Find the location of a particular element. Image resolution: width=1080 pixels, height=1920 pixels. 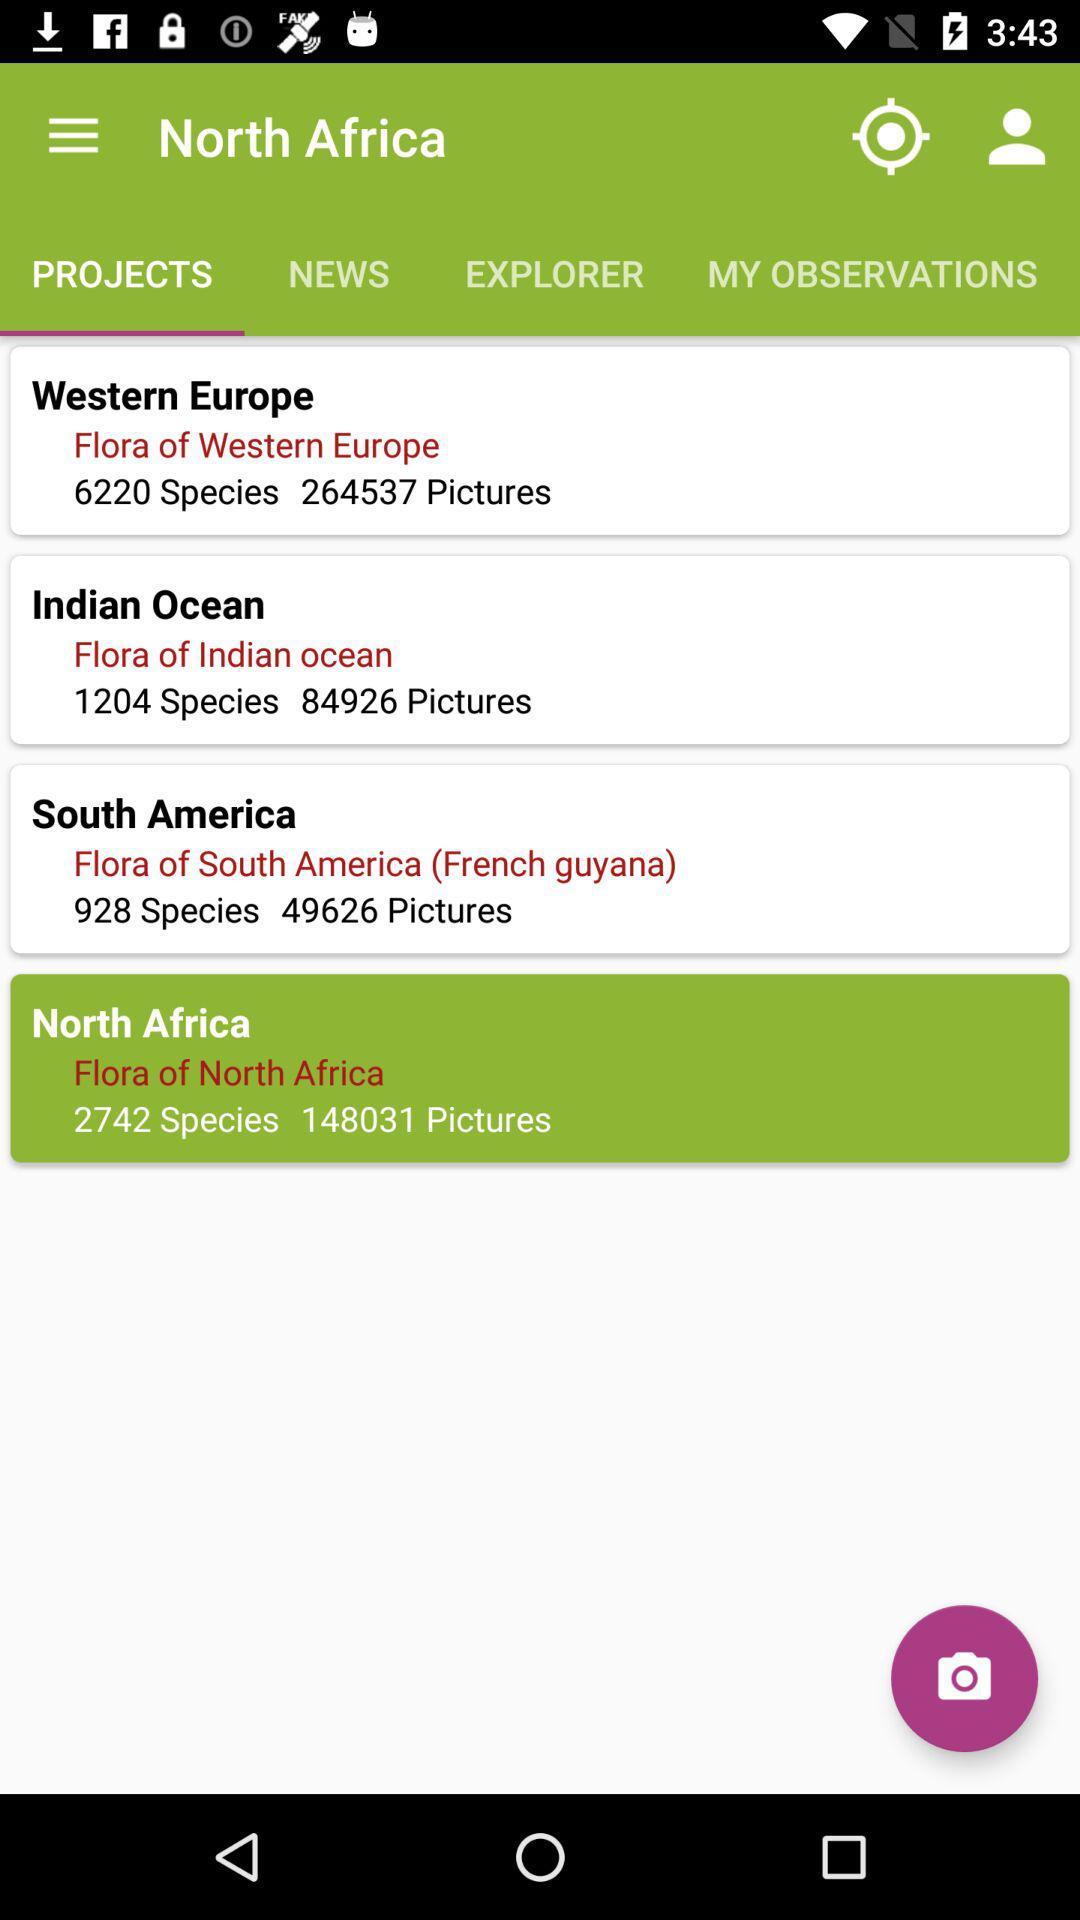

the photo icon is located at coordinates (963, 1678).